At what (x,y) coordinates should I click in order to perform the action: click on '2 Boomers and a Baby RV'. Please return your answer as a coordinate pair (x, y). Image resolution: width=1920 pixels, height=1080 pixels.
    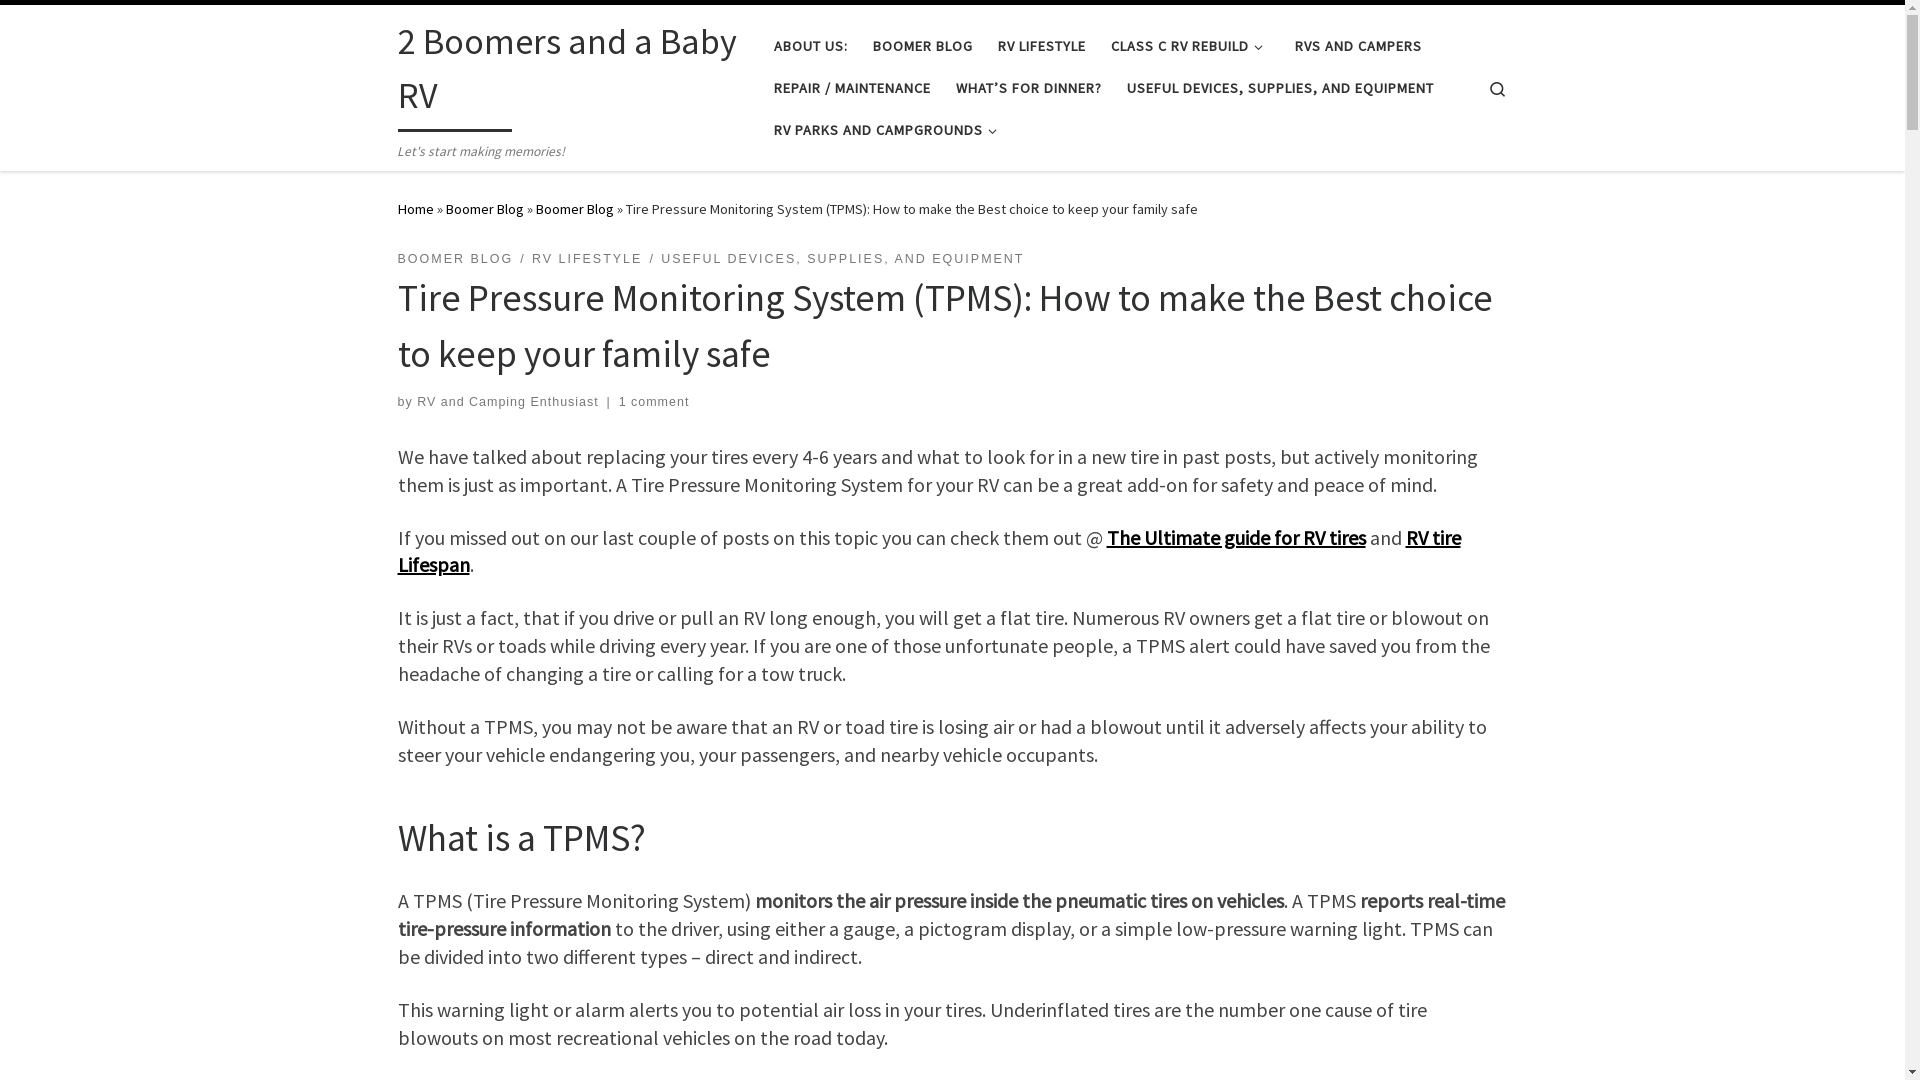
    Looking at the image, I should click on (570, 72).